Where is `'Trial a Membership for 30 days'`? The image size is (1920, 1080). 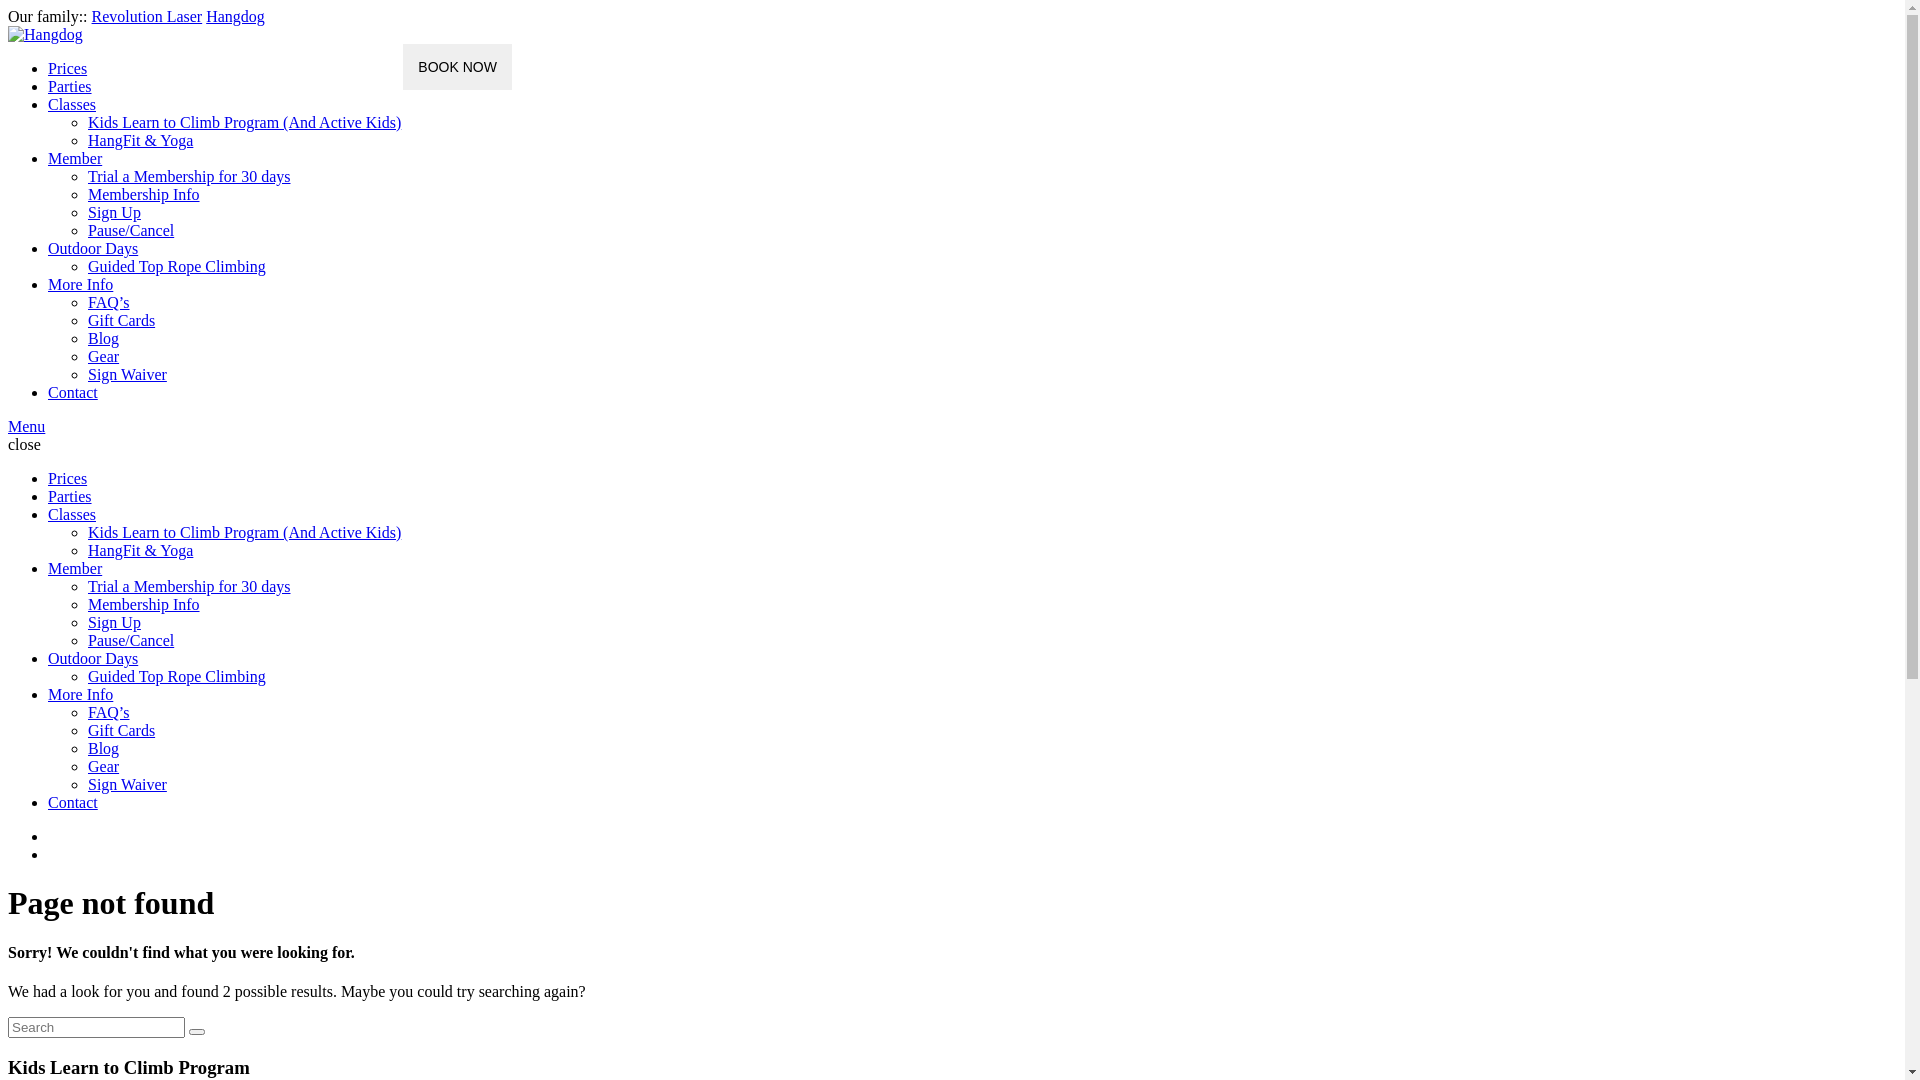
'Trial a Membership for 30 days' is located at coordinates (86, 175).